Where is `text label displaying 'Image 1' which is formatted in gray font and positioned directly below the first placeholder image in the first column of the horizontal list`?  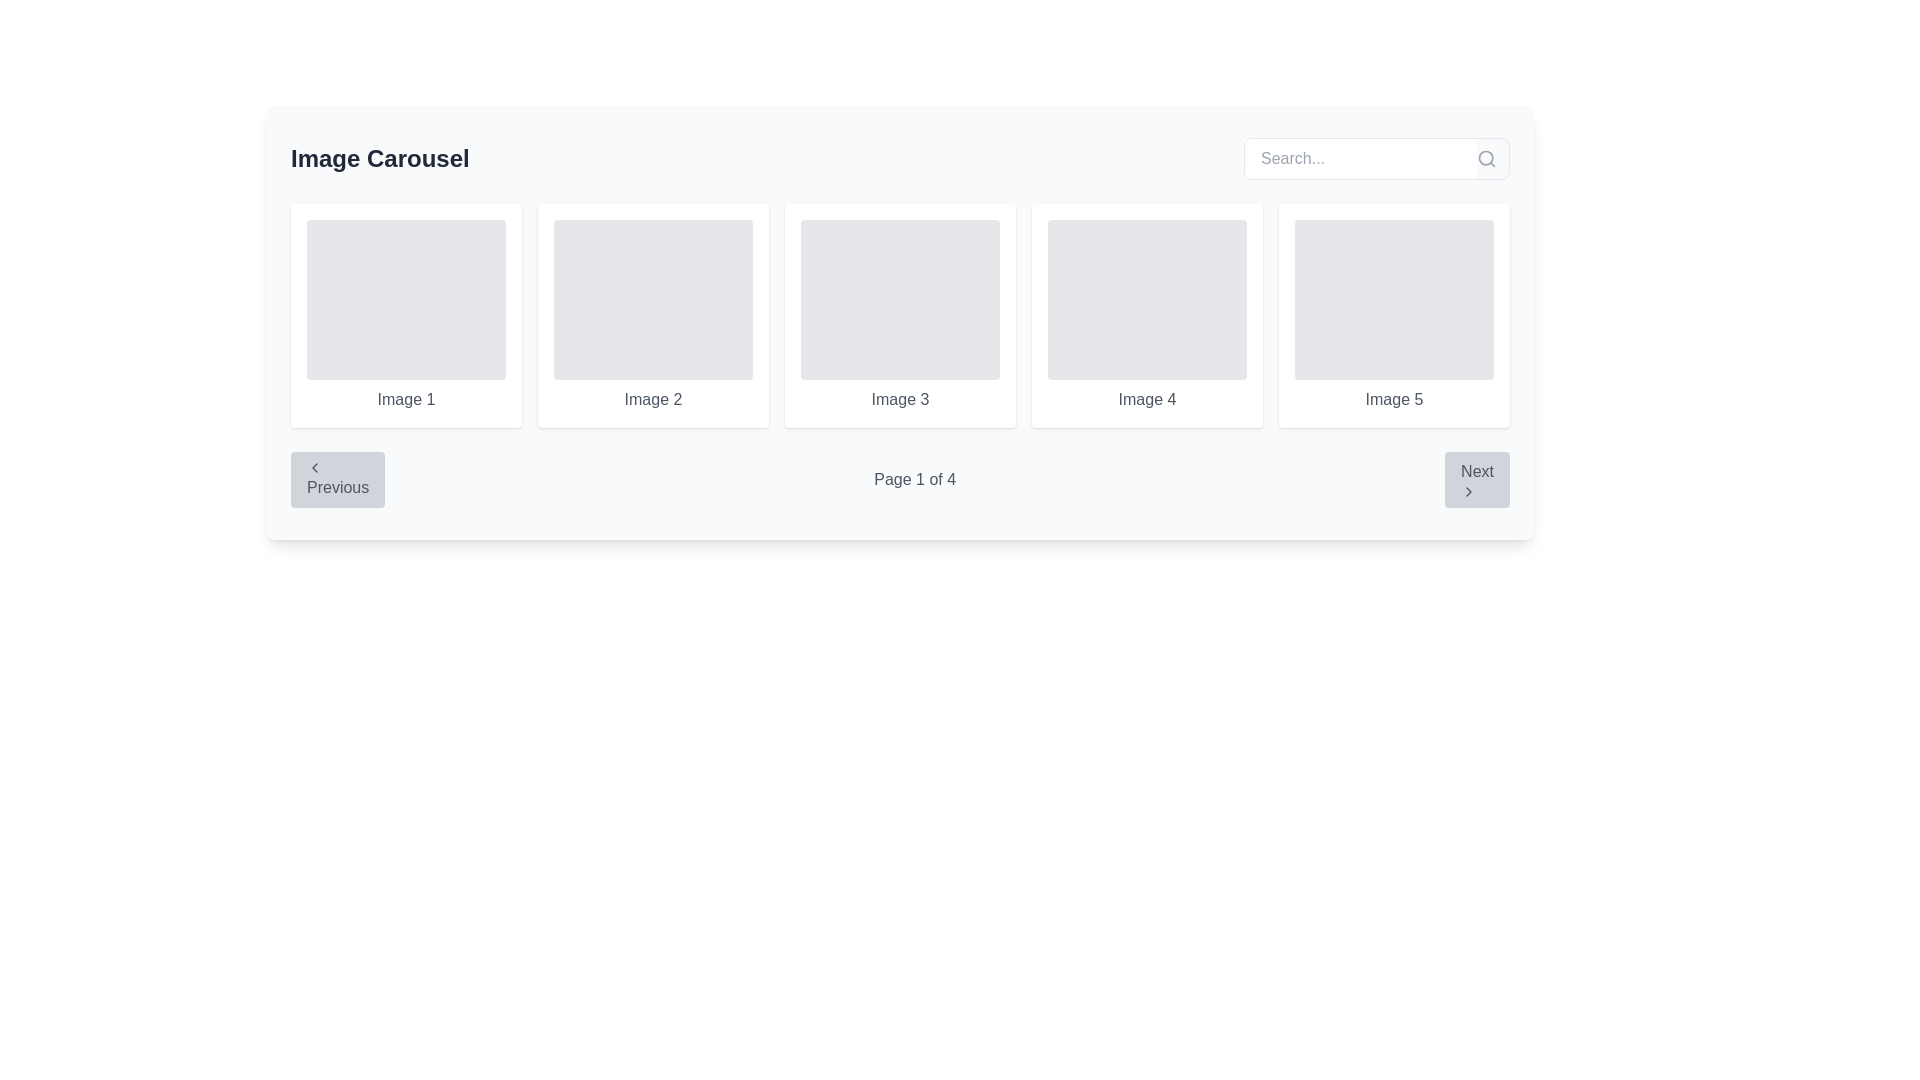 text label displaying 'Image 1' which is formatted in gray font and positioned directly below the first placeholder image in the first column of the horizontal list is located at coordinates (405, 400).